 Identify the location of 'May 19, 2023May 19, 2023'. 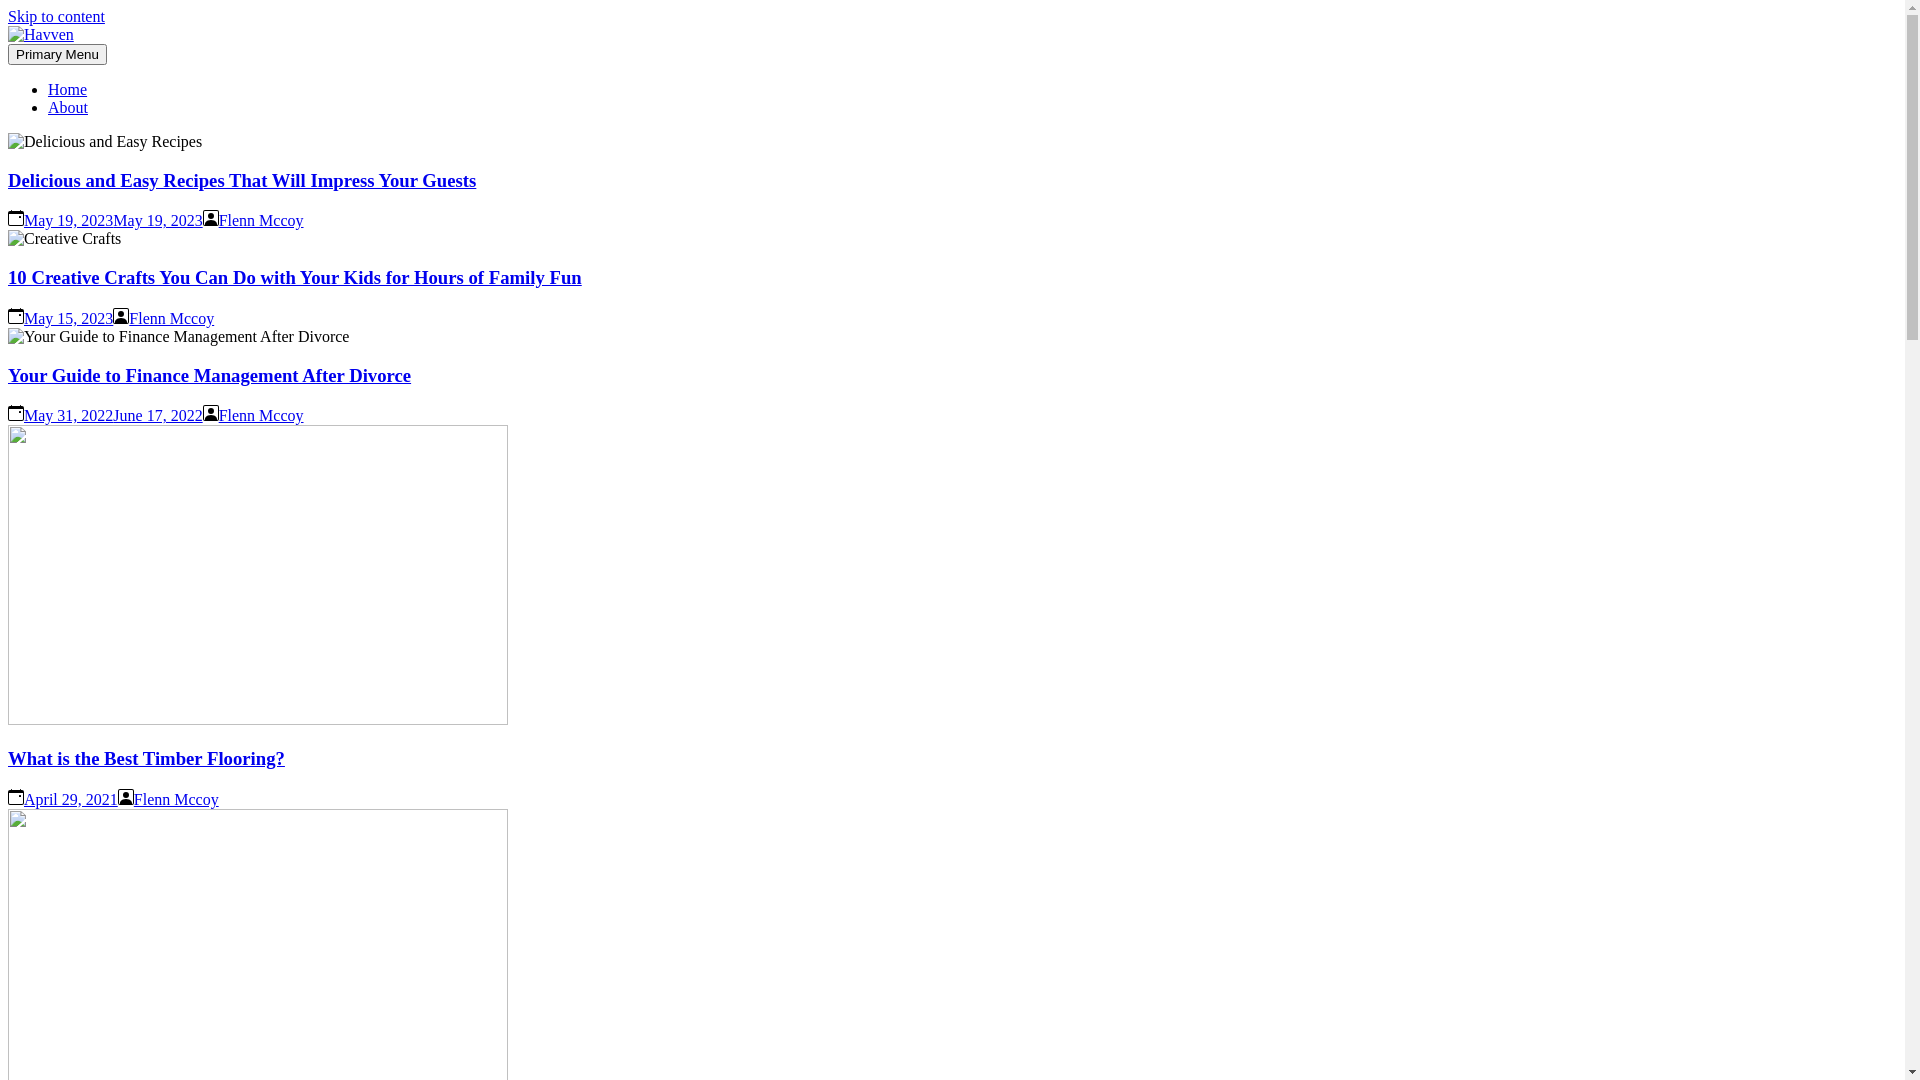
(24, 220).